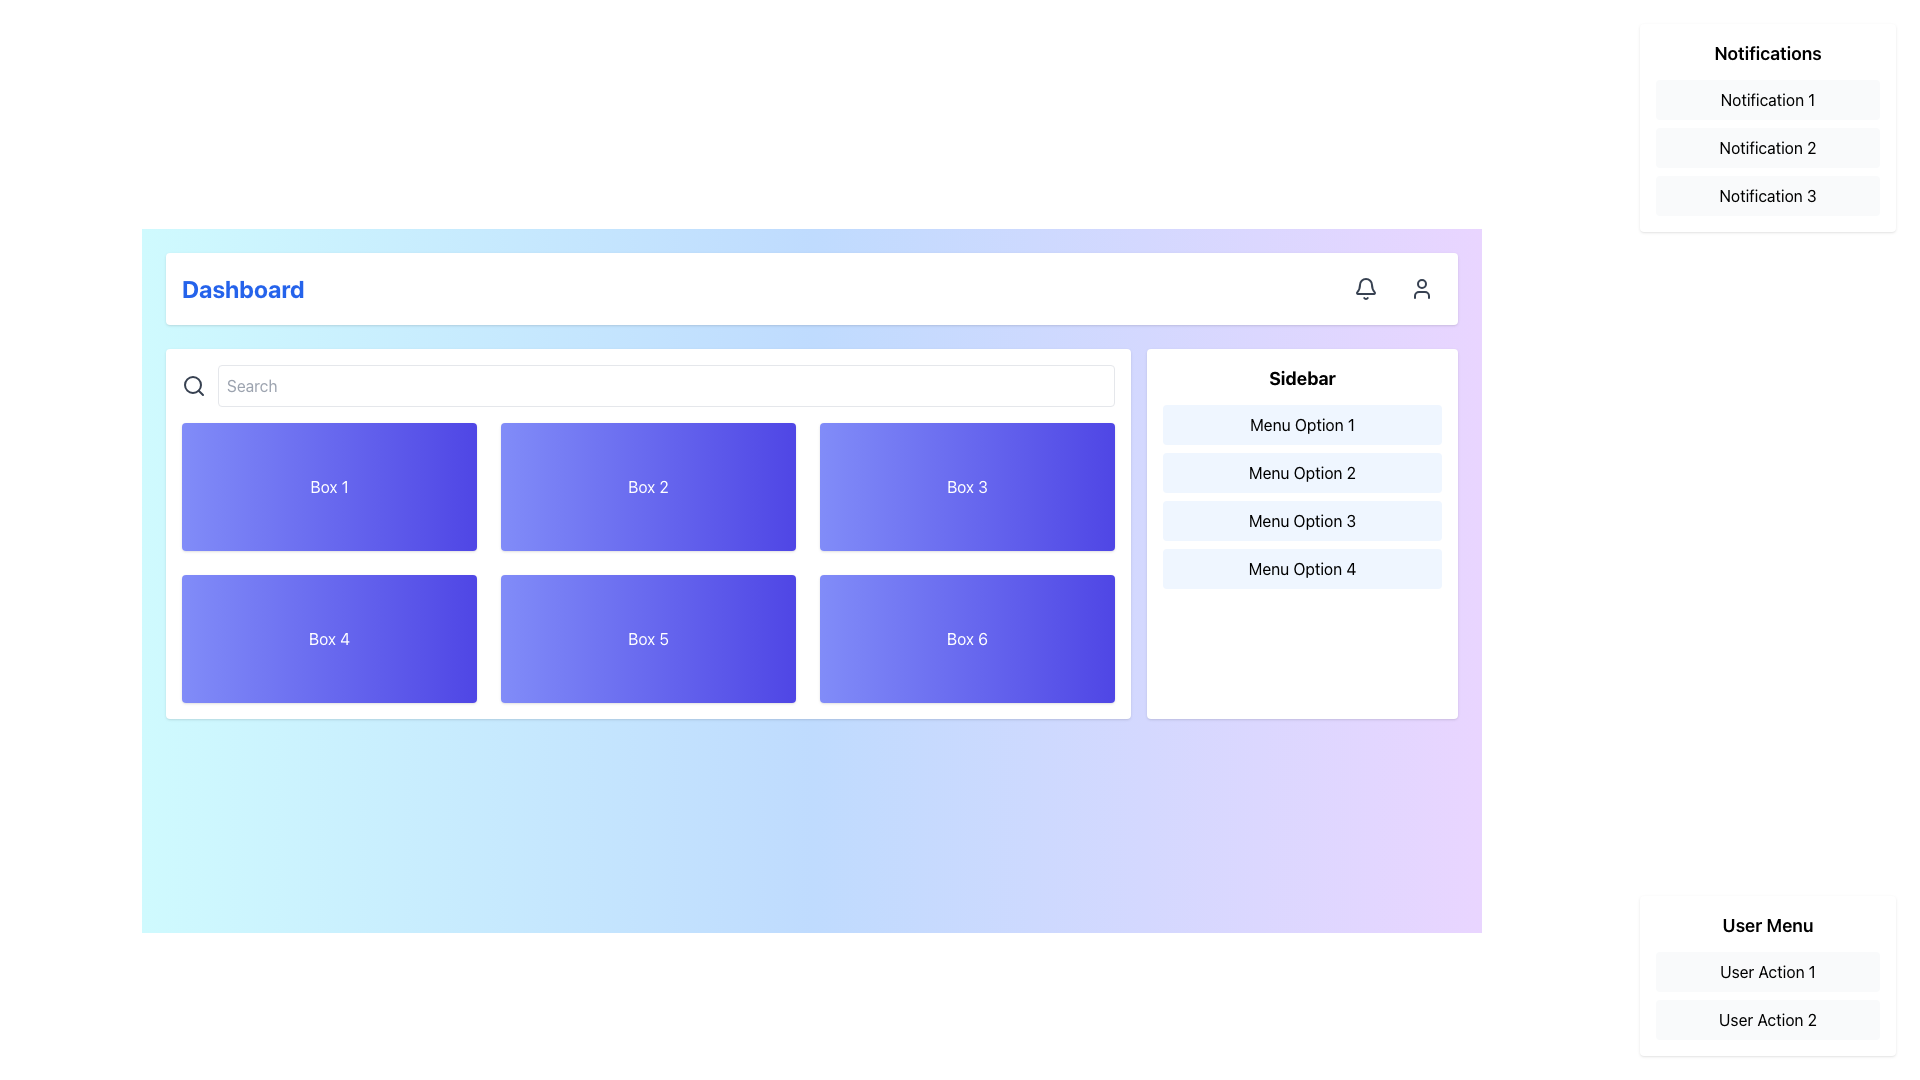 The width and height of the screenshot is (1920, 1080). I want to click on the user avatar icon, which is a circular outline with a smaller circle above it, located in the top-right corner of the layout, so click(1420, 289).